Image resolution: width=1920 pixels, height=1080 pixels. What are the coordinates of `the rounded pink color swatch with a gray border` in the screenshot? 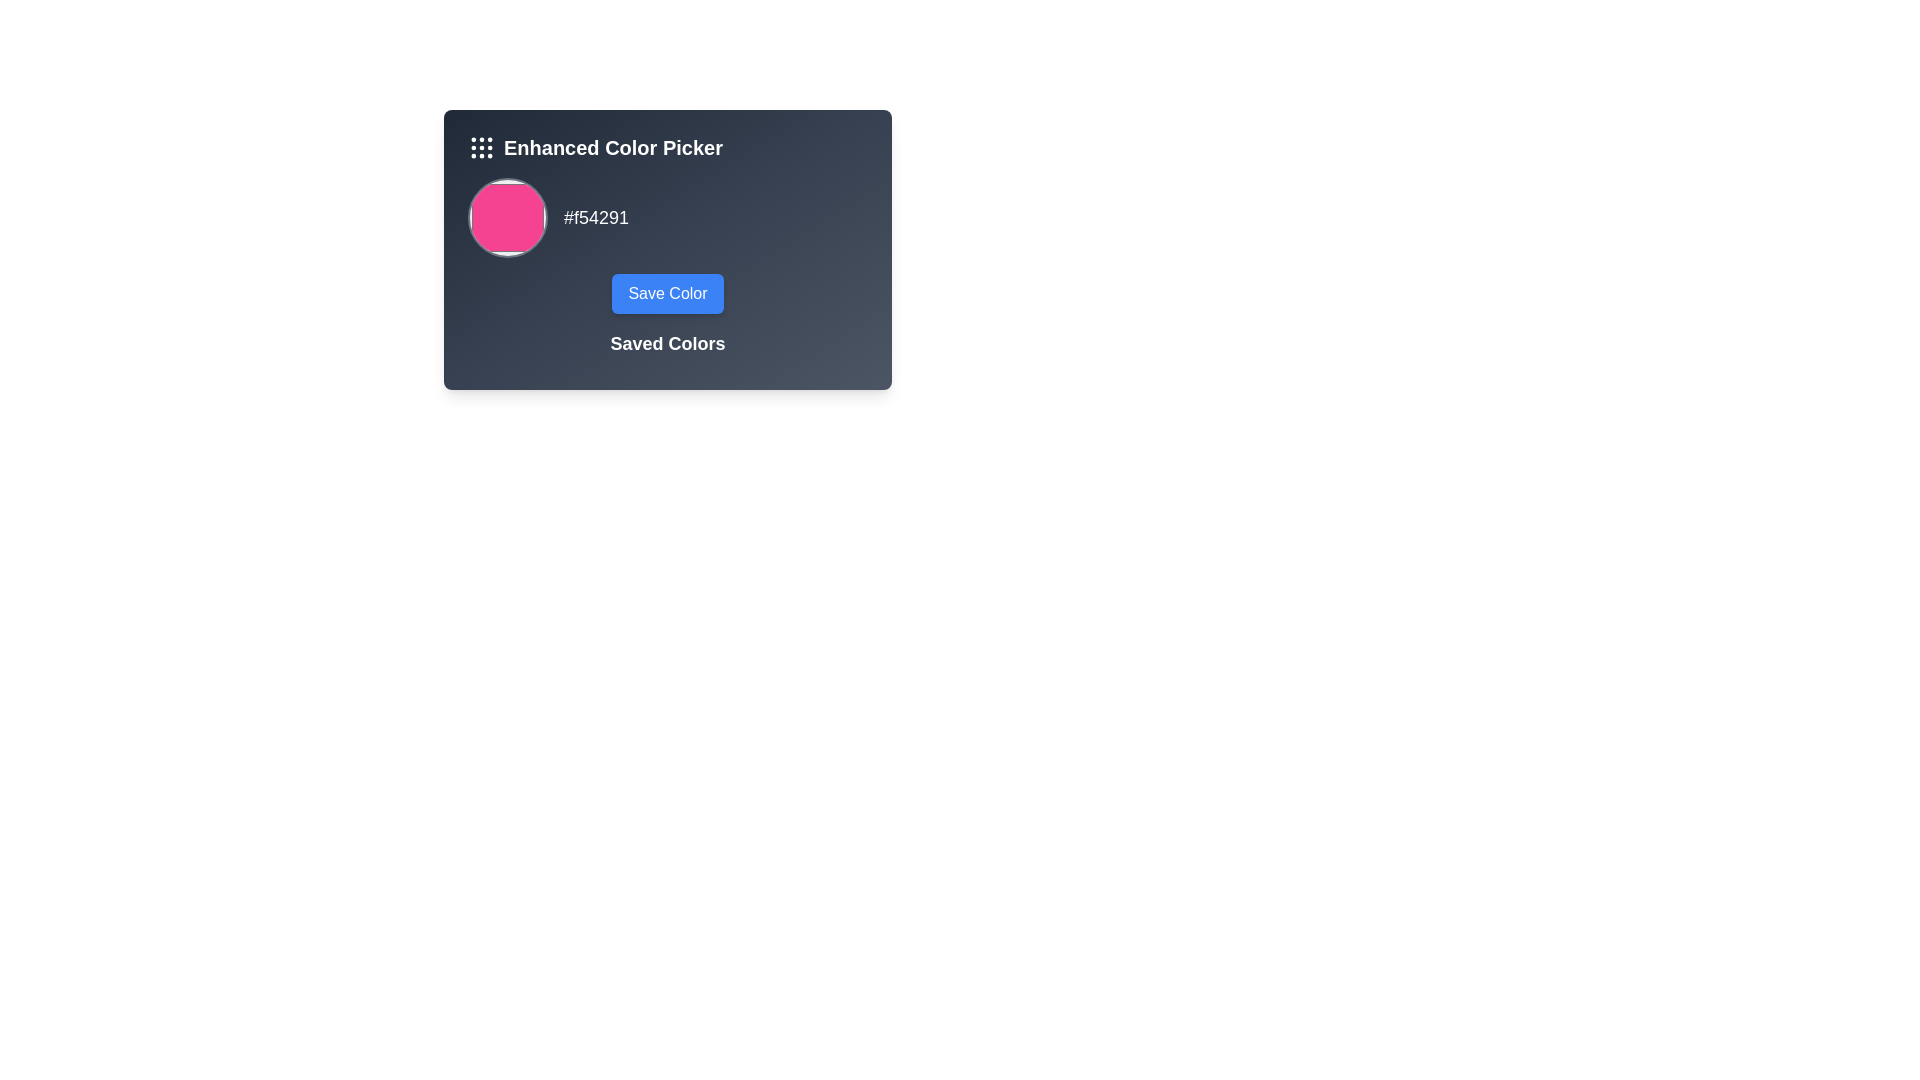 It's located at (508, 218).